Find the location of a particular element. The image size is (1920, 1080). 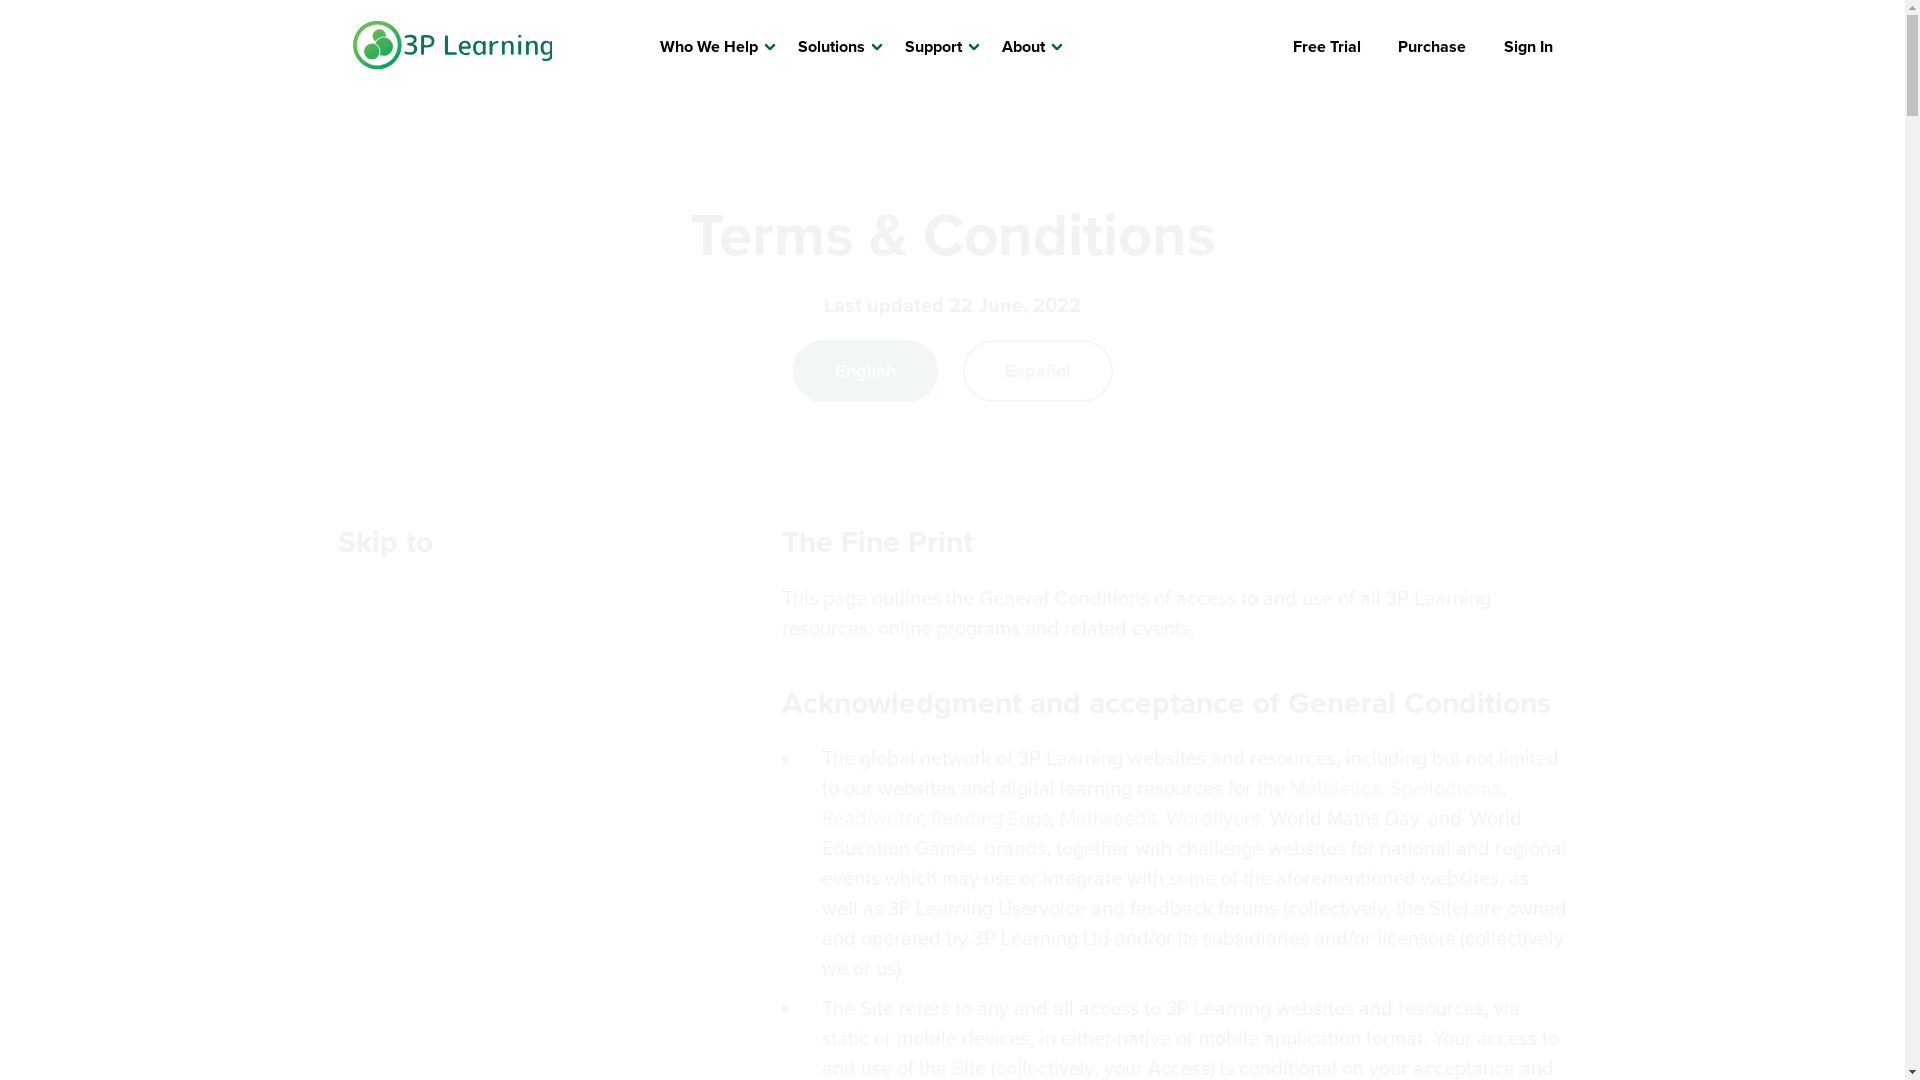

'Spellodrome' is located at coordinates (1389, 786).